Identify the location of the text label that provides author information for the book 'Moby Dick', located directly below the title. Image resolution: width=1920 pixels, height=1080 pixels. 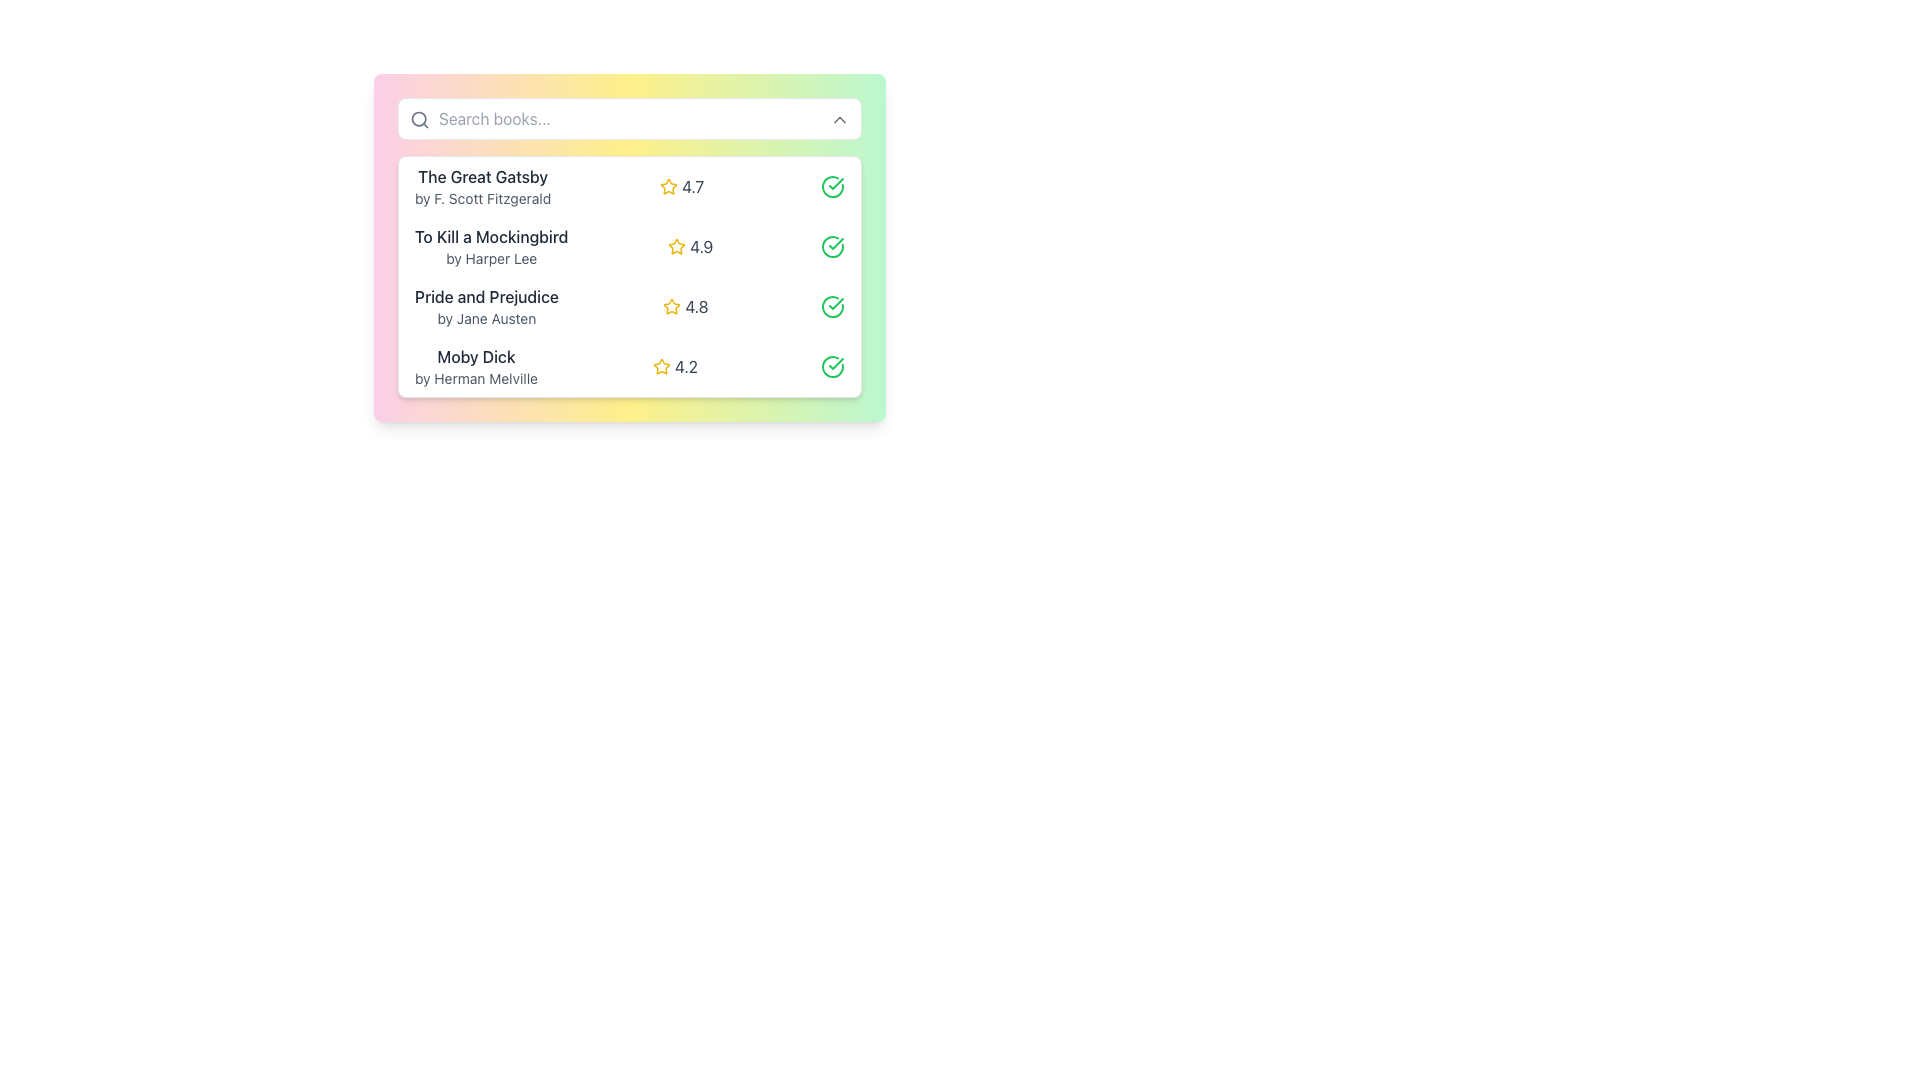
(475, 378).